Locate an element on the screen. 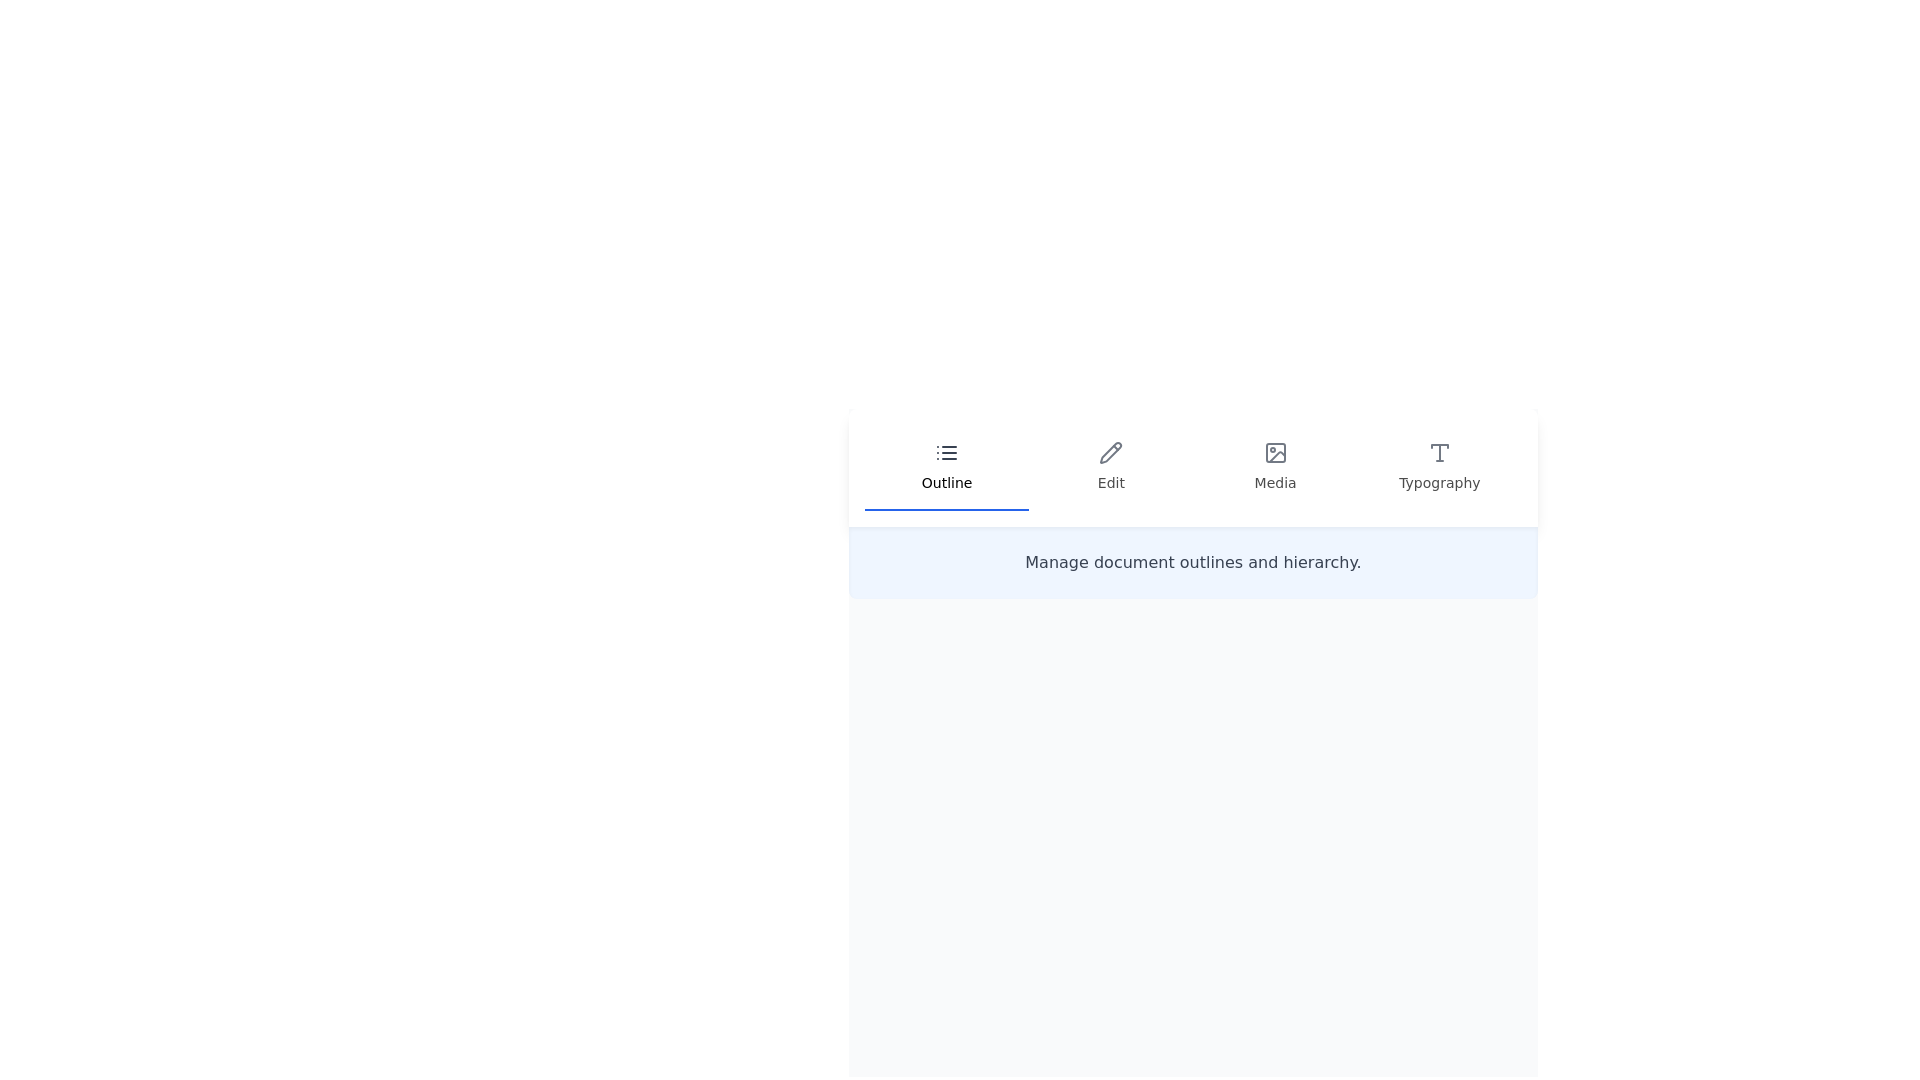  the Media tab by clicking on its corresponding button is located at coordinates (1274, 467).